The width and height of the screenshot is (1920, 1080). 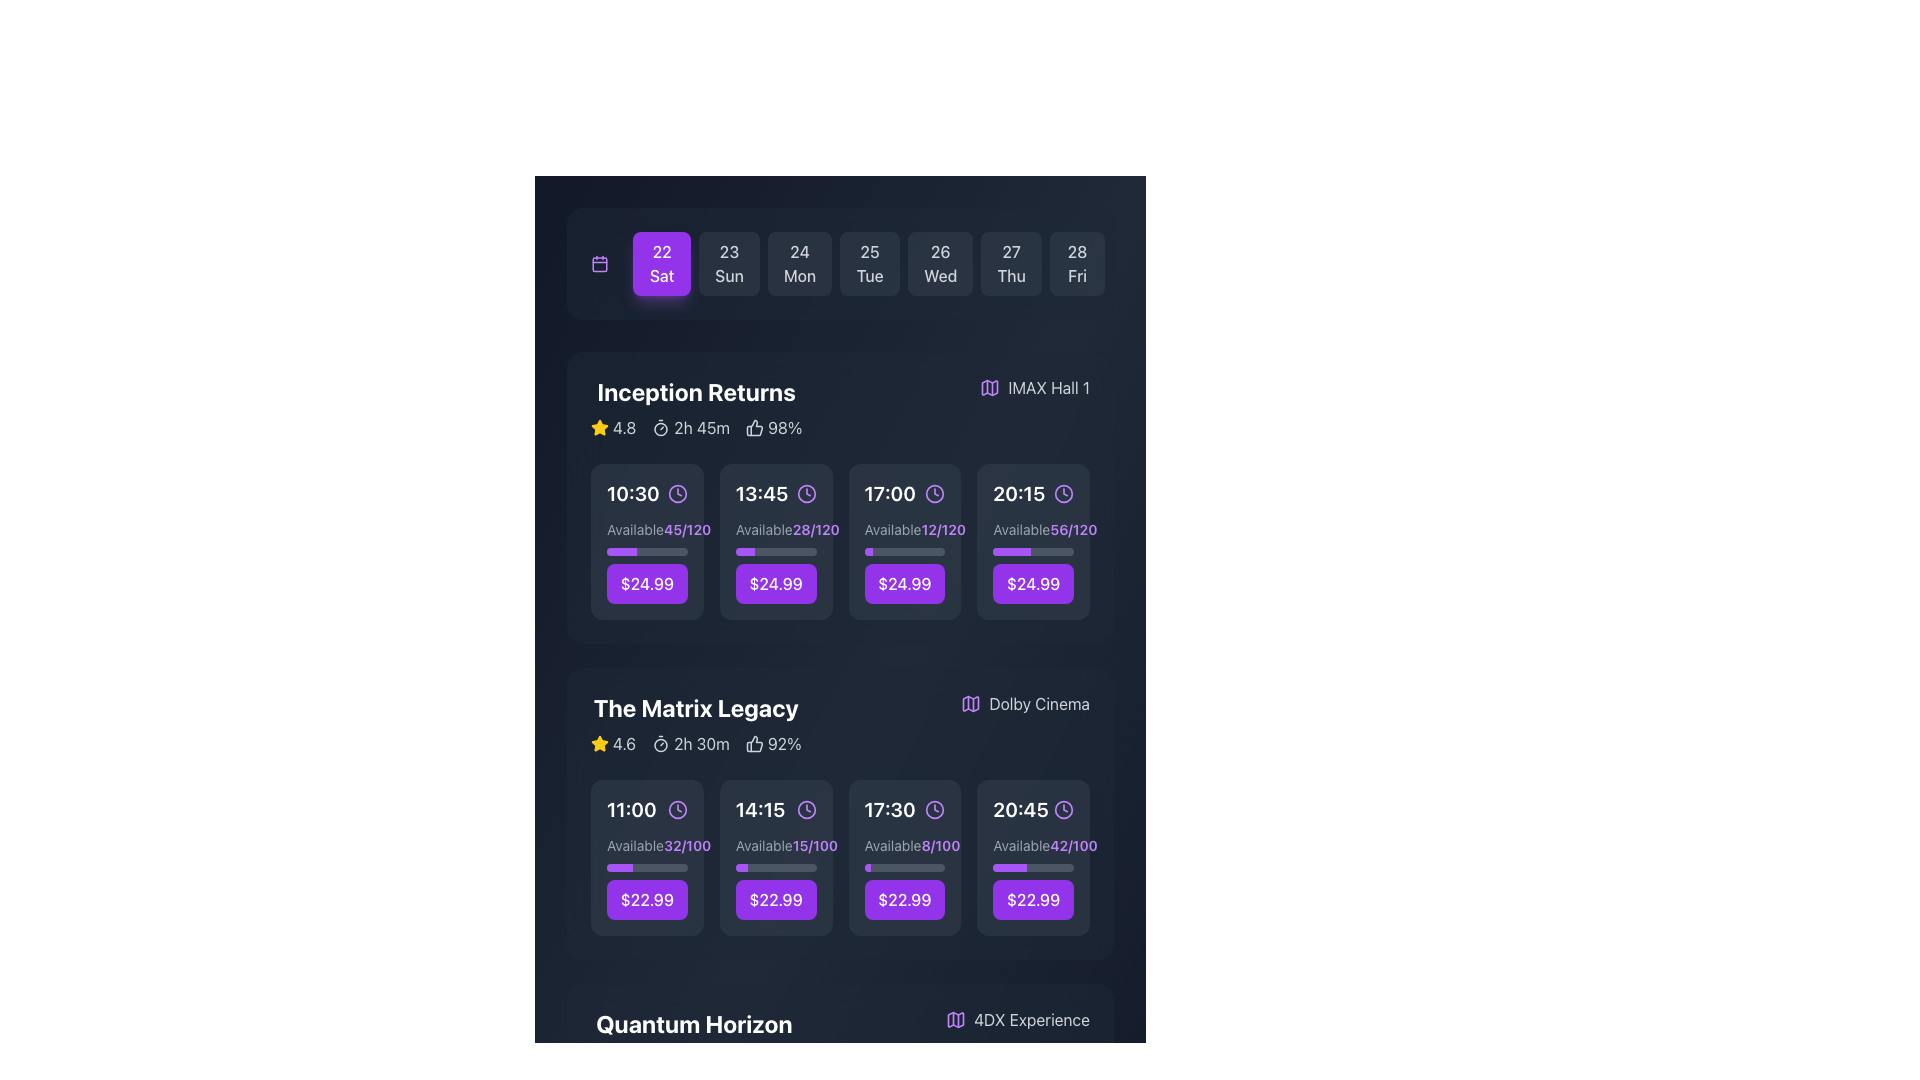 I want to click on the price area ('$22.99') of the seating availability component for 'The Matrix Legacy' movie session to initiate ticket selection, so click(x=775, y=877).